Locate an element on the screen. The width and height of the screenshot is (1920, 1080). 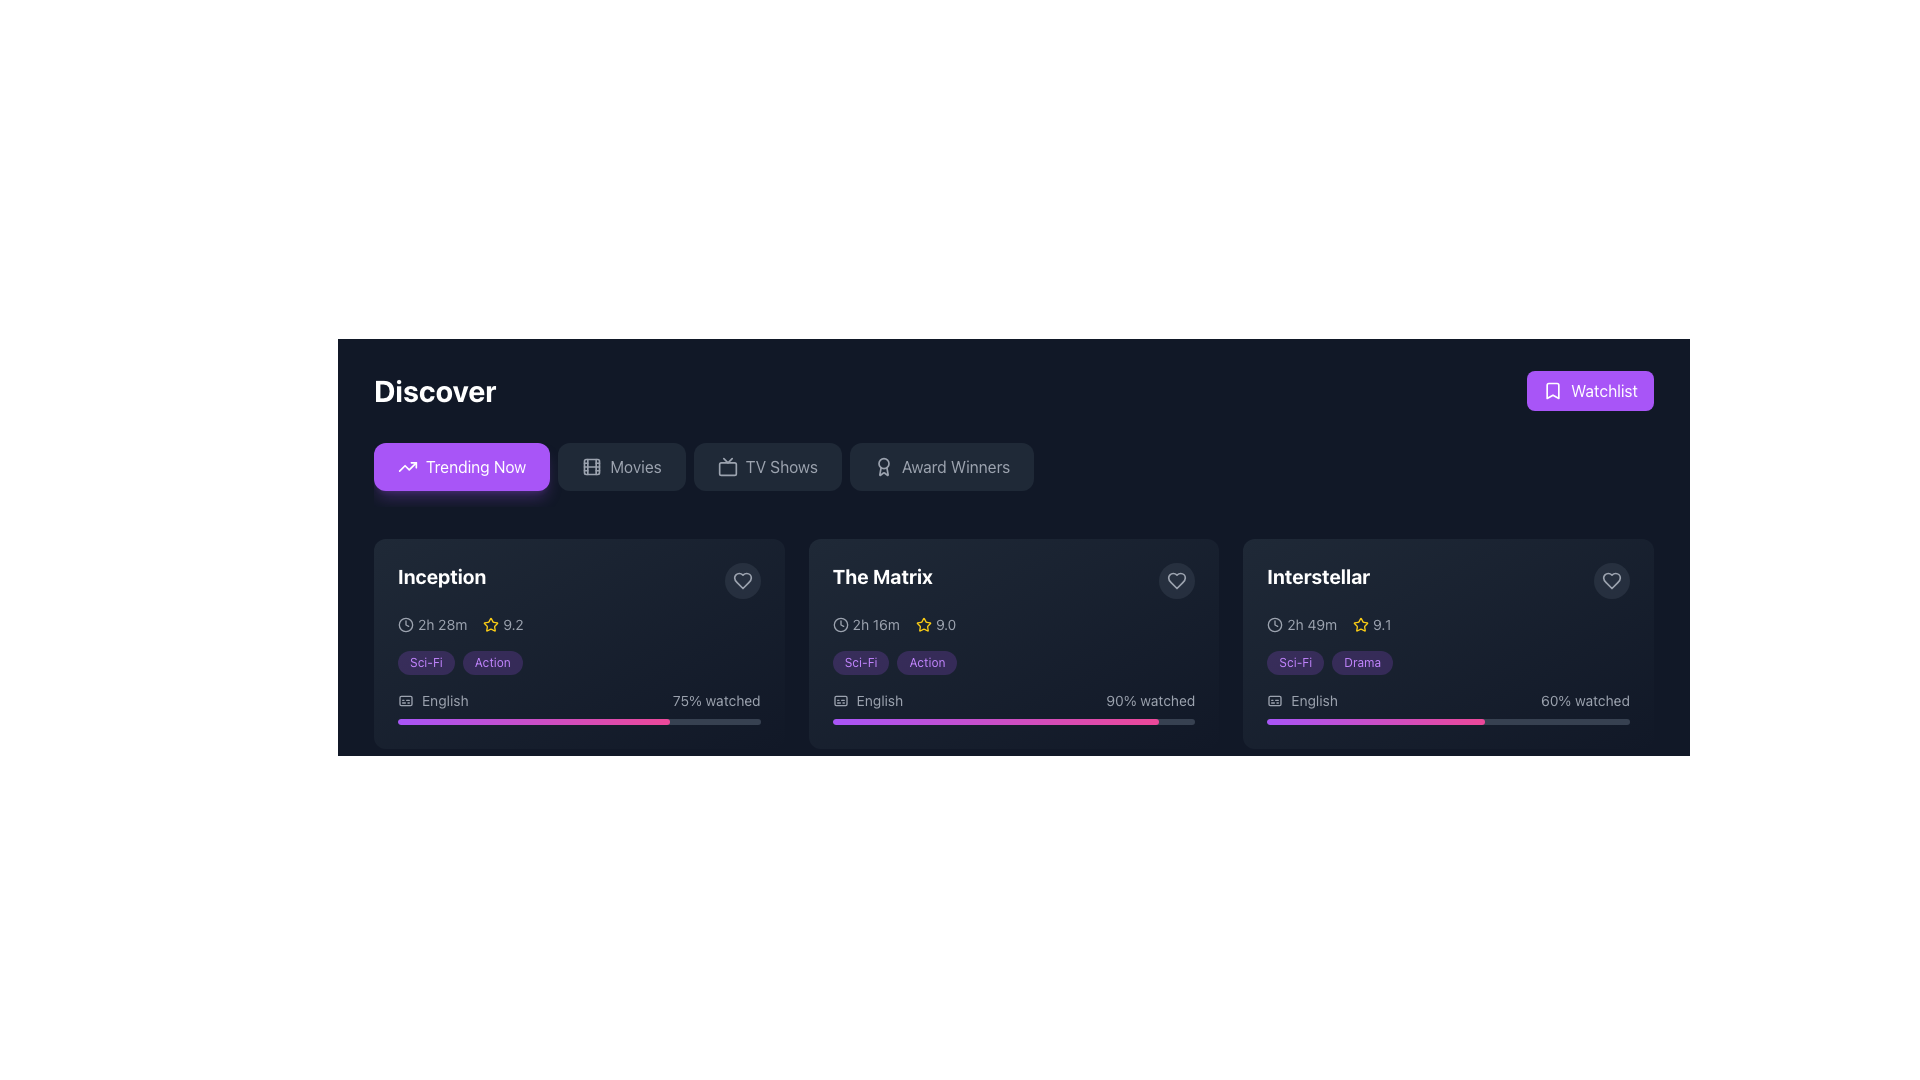
the static text display styled as a tag indicating the genre 'Sci-Fi', which is positioned under 'The Matrix' movie card and is the first in a sequence of two tags is located at coordinates (861, 663).